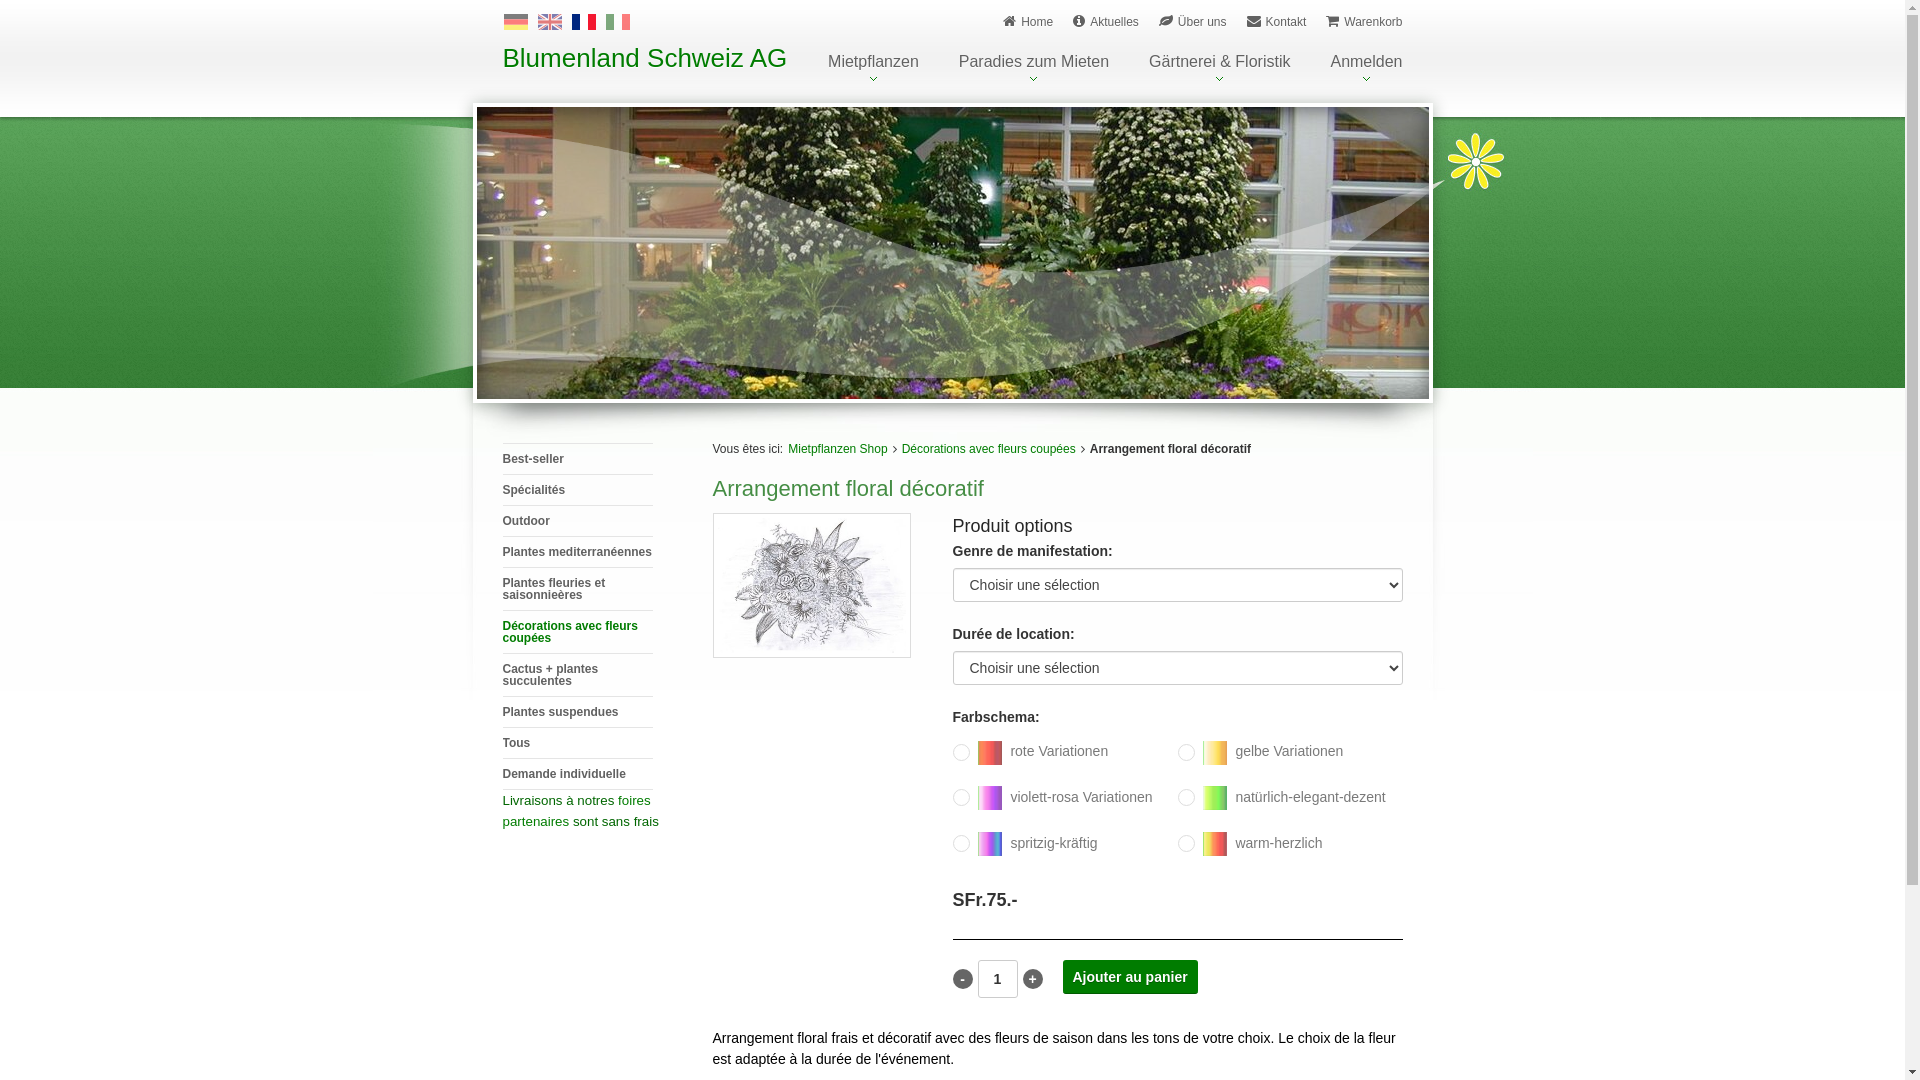 The height and width of the screenshot is (1080, 1920). Describe the element at coordinates (575, 742) in the screenshot. I see `'Tous'` at that location.